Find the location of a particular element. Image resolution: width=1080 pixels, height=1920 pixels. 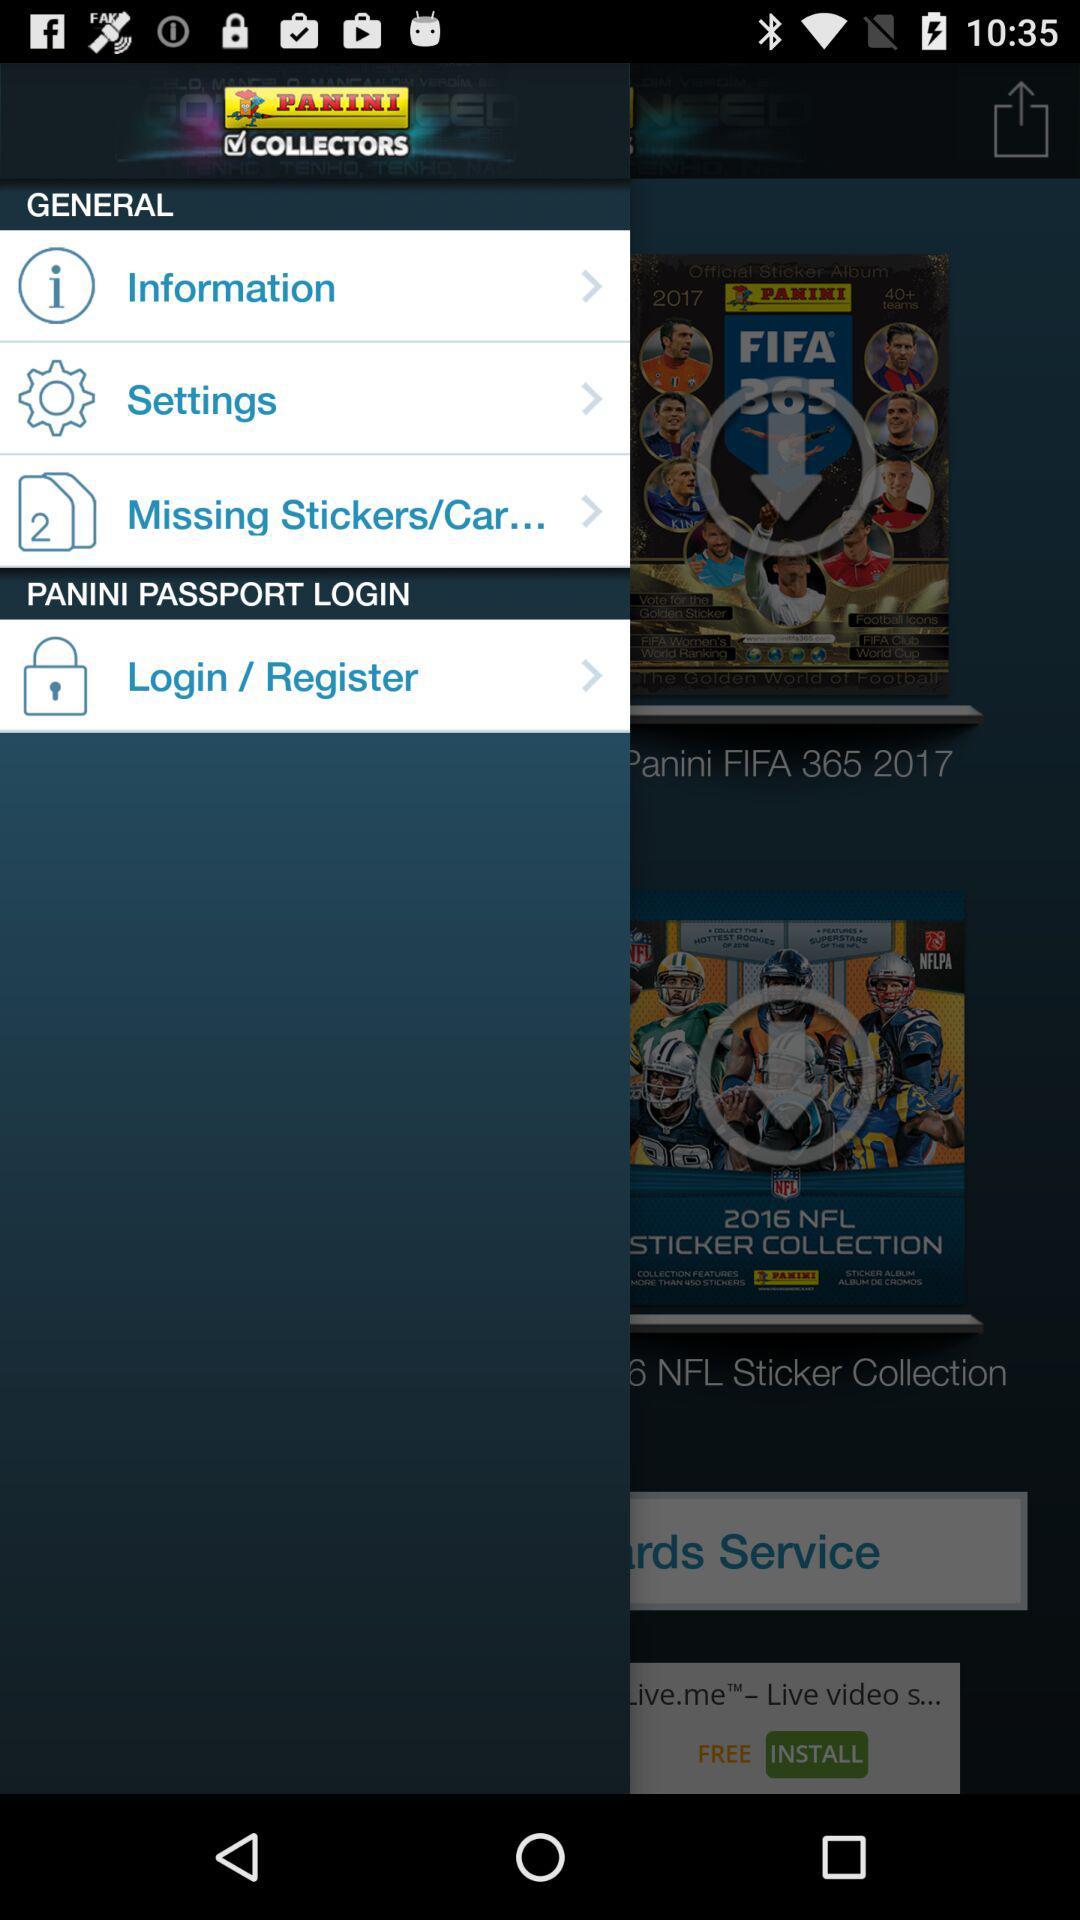

the file_download icon is located at coordinates (785, 496).